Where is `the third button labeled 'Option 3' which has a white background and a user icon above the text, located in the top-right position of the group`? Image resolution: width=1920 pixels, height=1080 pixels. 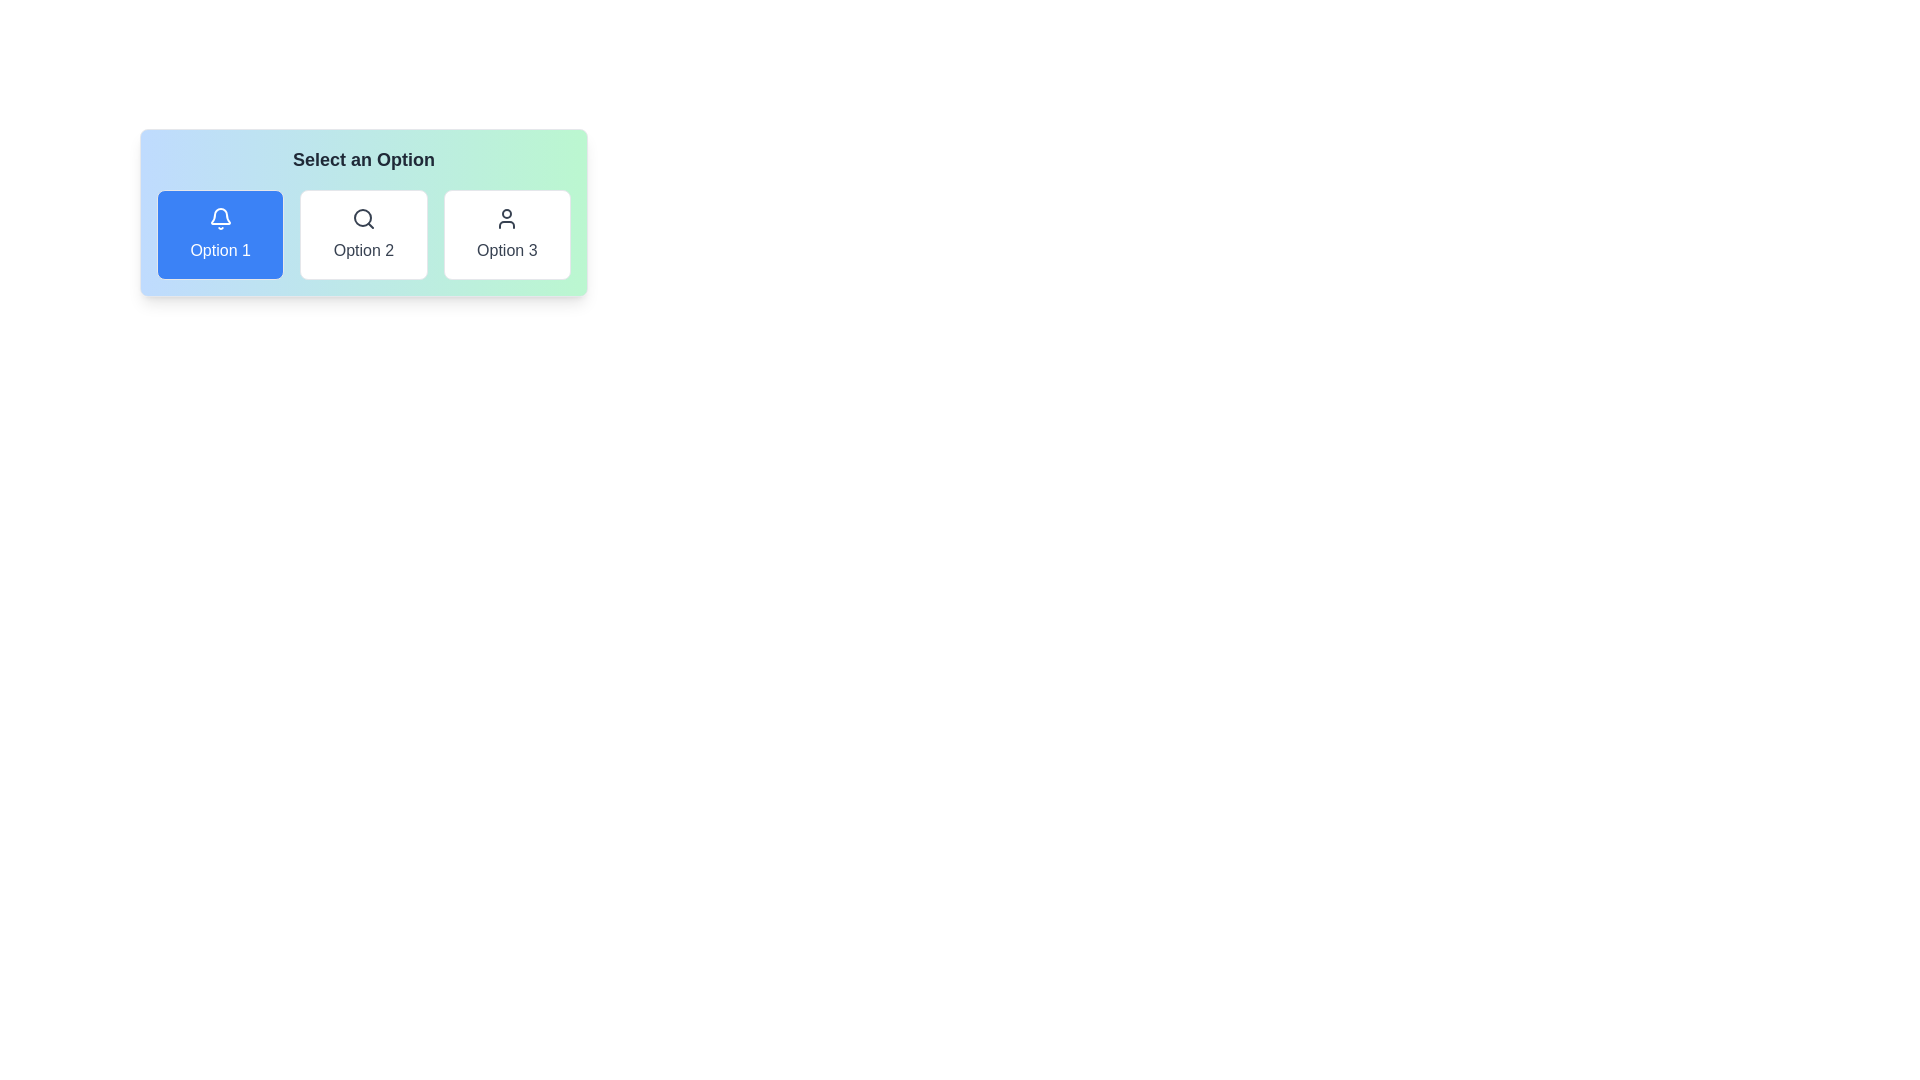
the third button labeled 'Option 3' which has a white background and a user icon above the text, located in the top-right position of the group is located at coordinates (507, 234).